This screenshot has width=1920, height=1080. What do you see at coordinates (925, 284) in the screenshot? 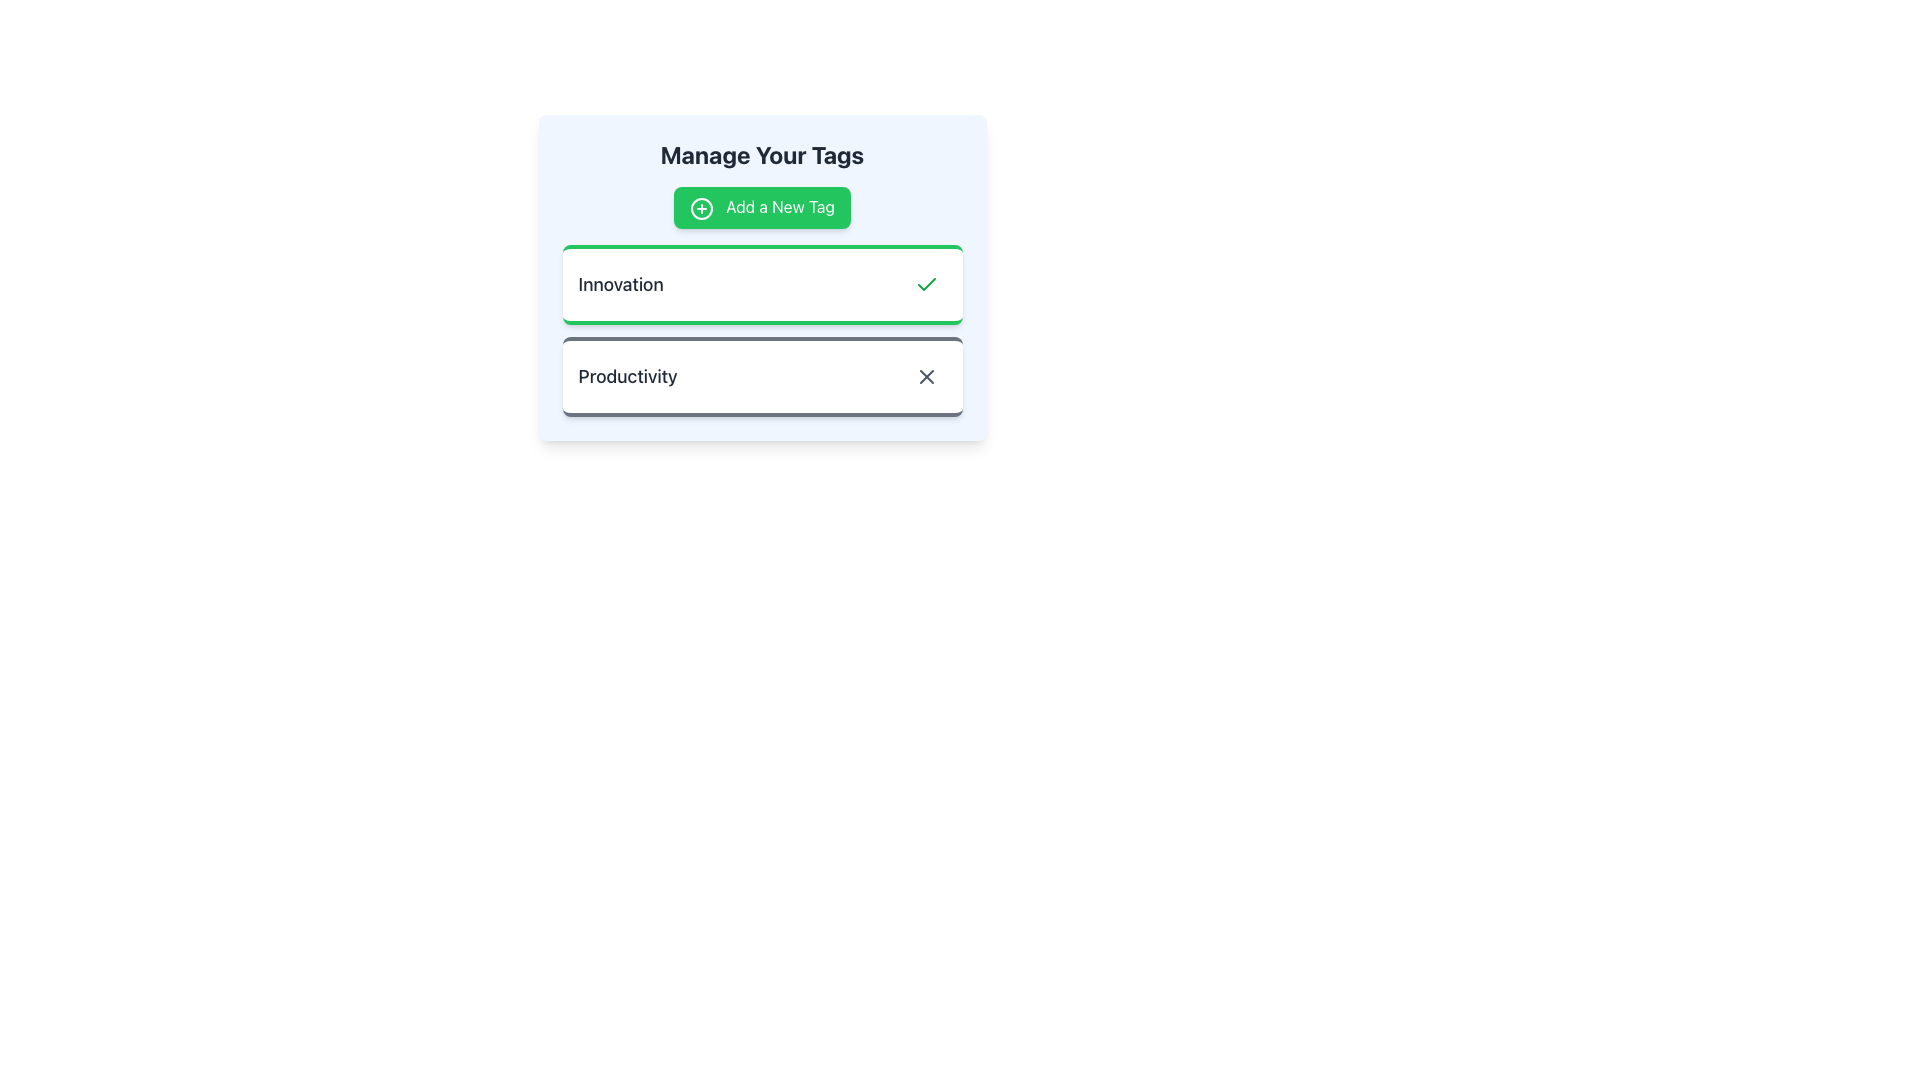
I see `the green checkmark icon styled with a circle, located next to the 'Innovation' label within the 'Manage Your Tags' interface` at bounding box center [925, 284].